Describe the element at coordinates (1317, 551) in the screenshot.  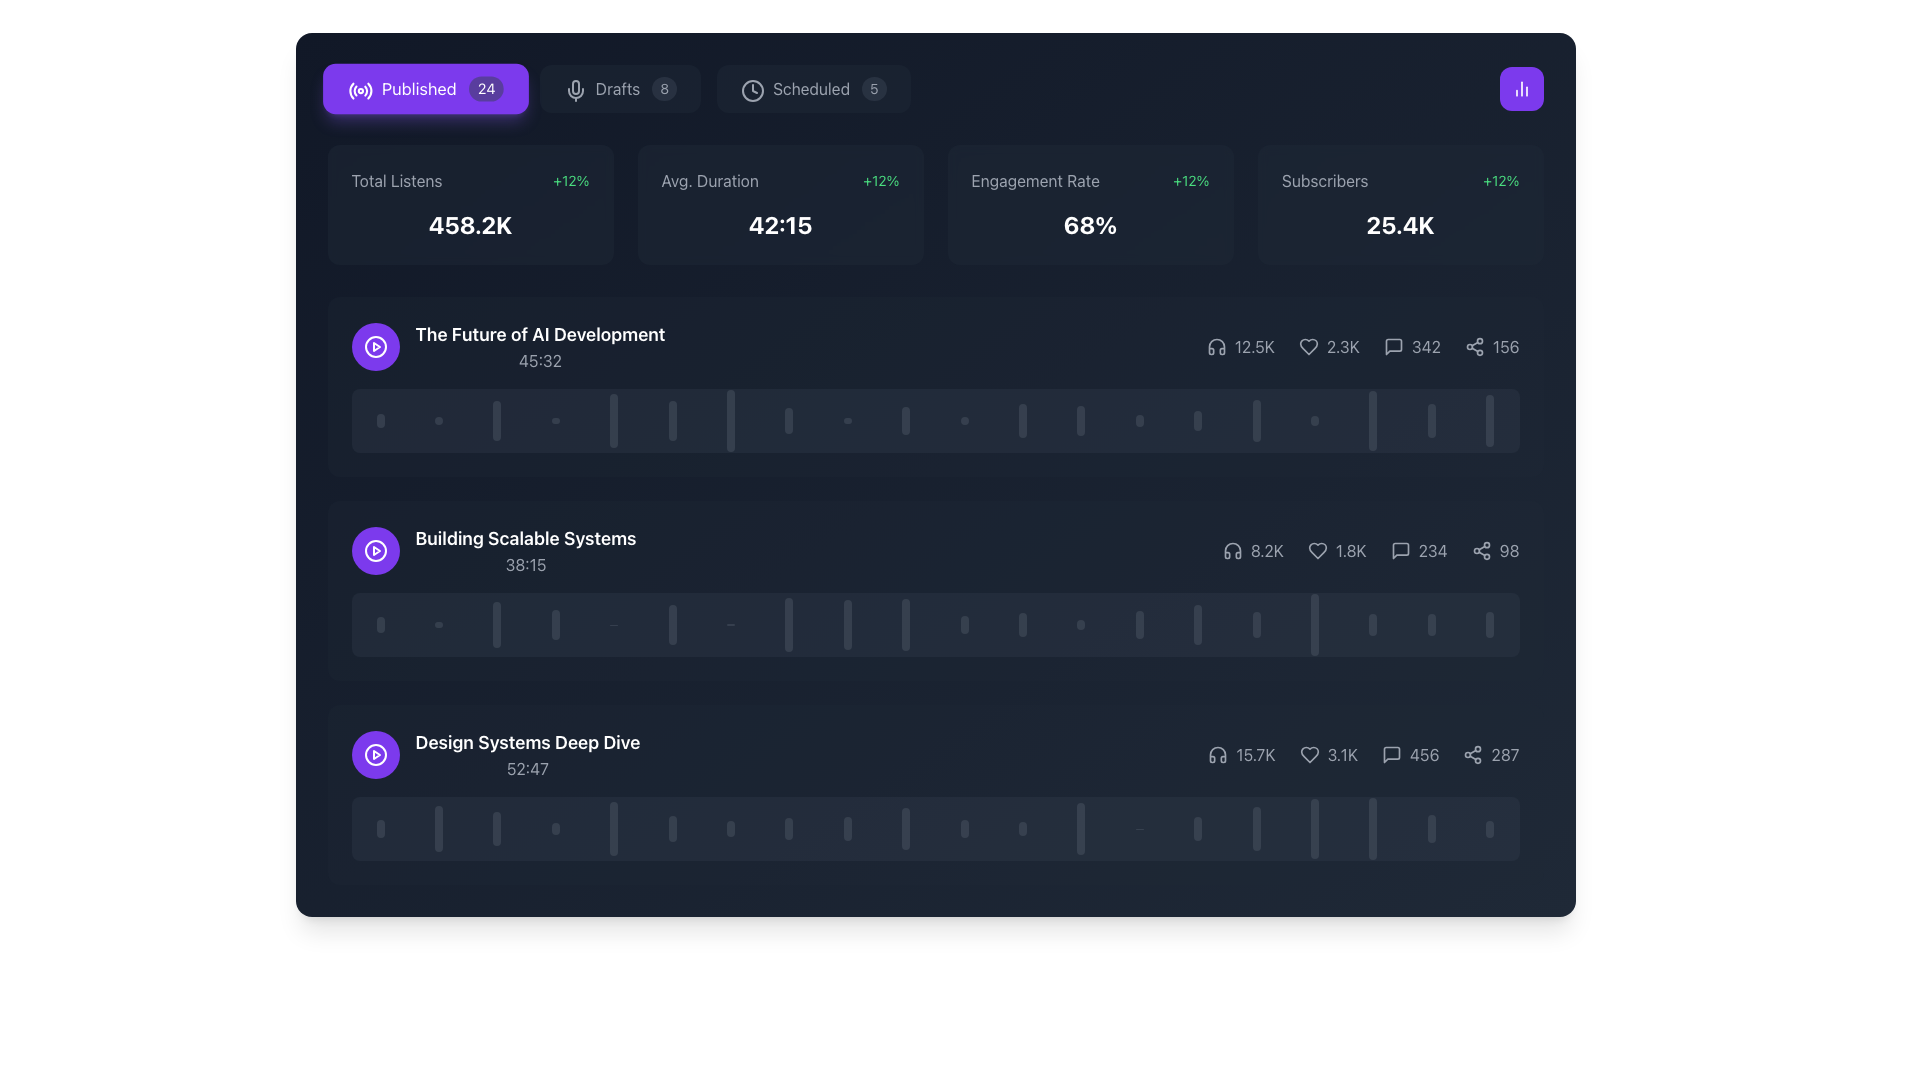
I see `the heart icon located in the second row, aligned to the right of the numeric counter '1.8K'` at that location.